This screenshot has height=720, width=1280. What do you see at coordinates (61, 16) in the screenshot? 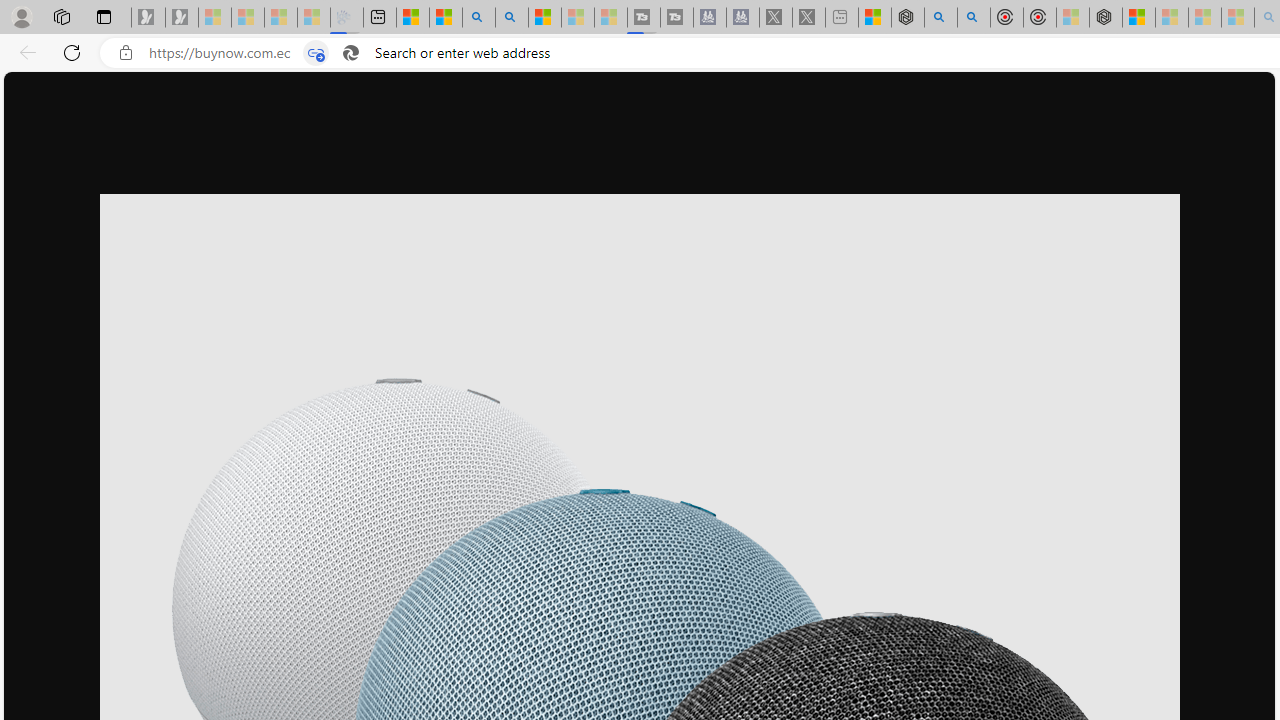
I see `'Workspaces'` at bounding box center [61, 16].